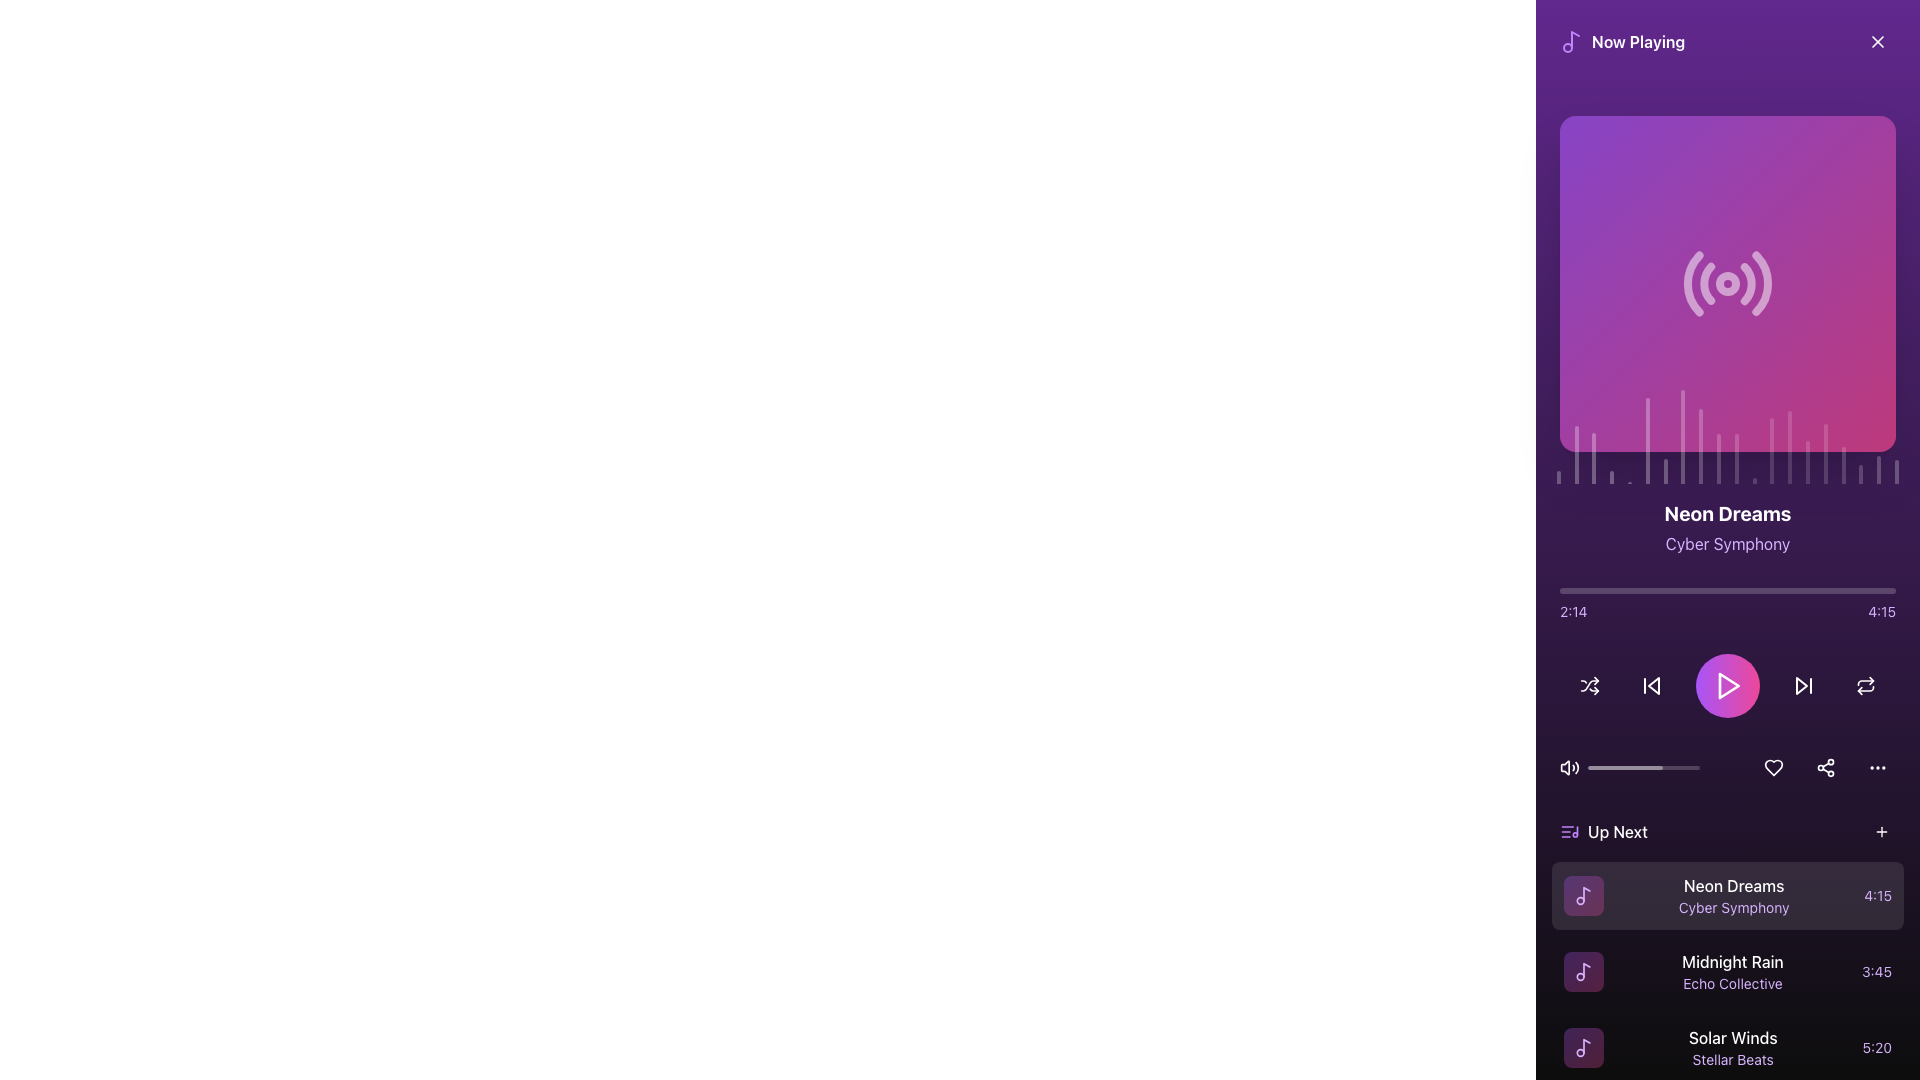  I want to click on the heart icon located in the lower section of the music player interface, so click(1774, 766).